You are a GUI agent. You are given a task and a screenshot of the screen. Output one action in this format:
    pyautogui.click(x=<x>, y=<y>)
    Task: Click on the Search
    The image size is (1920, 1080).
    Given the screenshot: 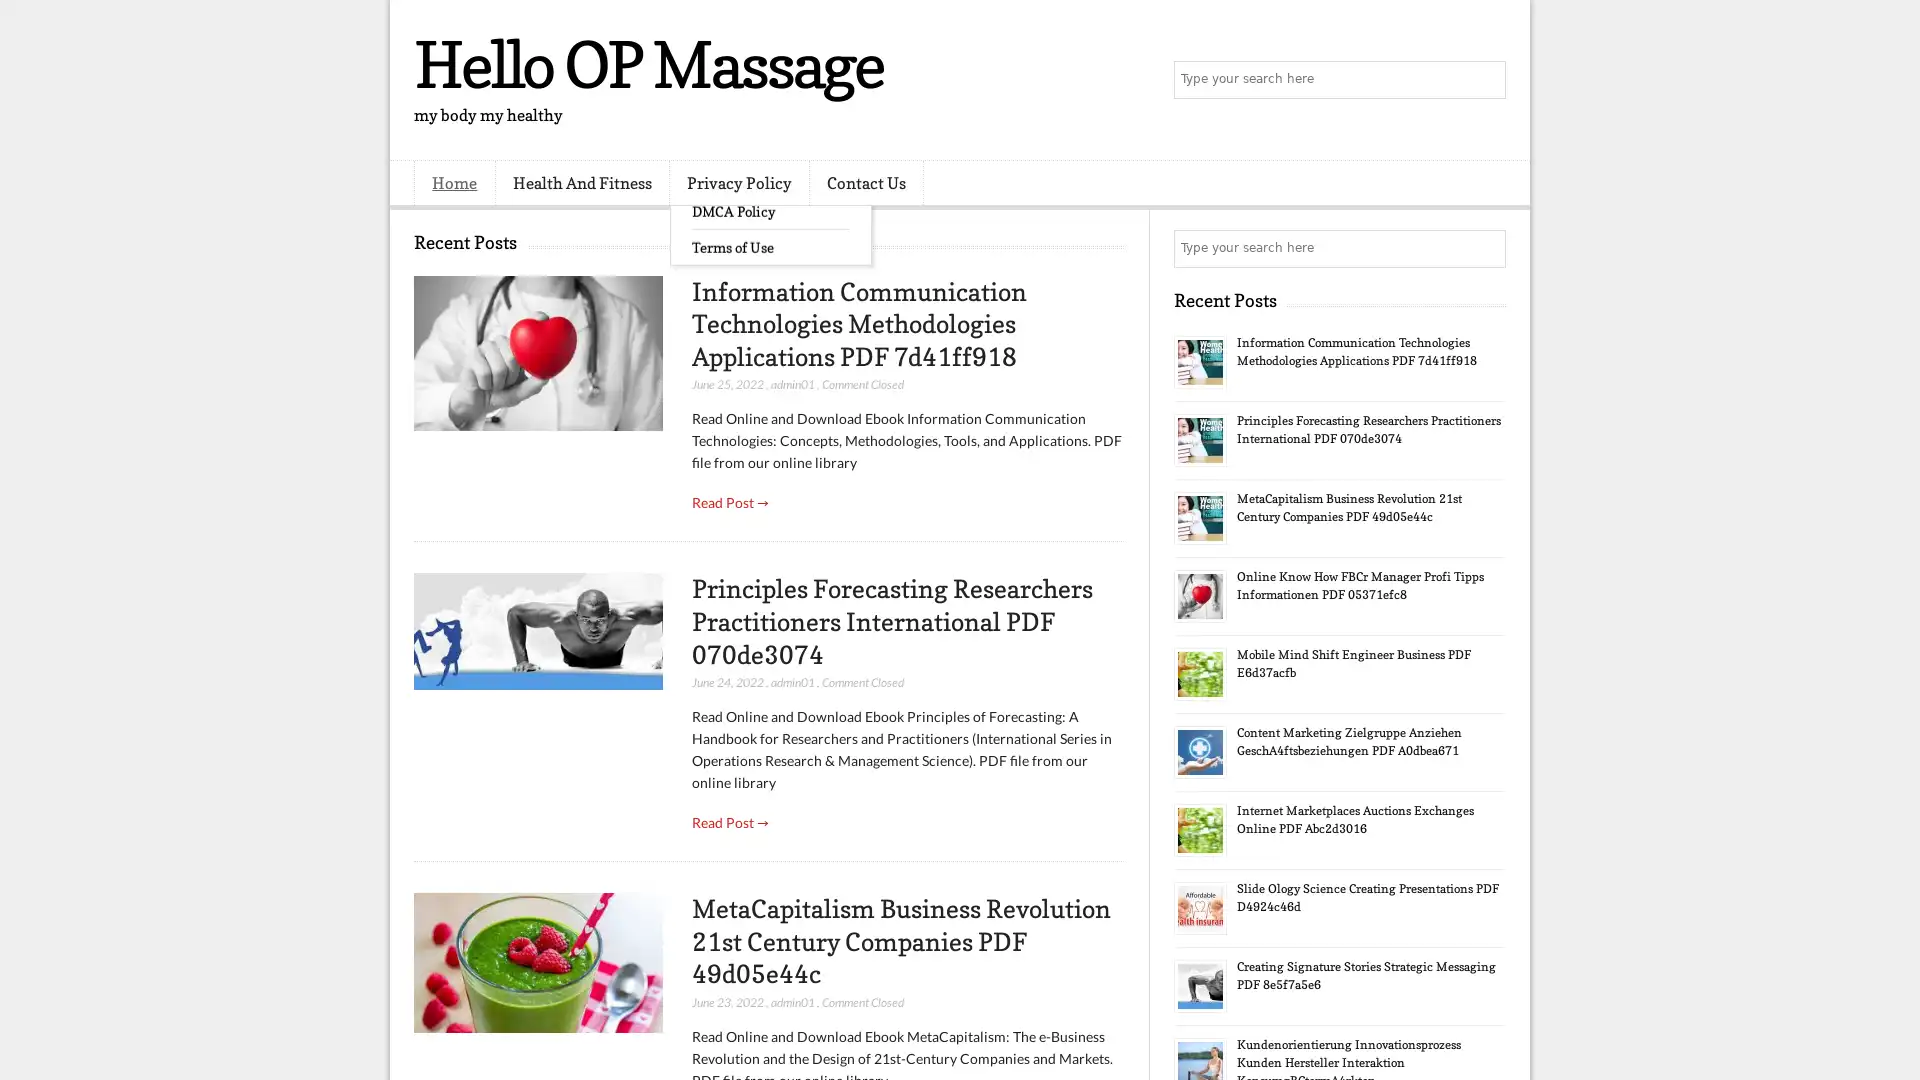 What is the action you would take?
    pyautogui.click(x=1485, y=80)
    